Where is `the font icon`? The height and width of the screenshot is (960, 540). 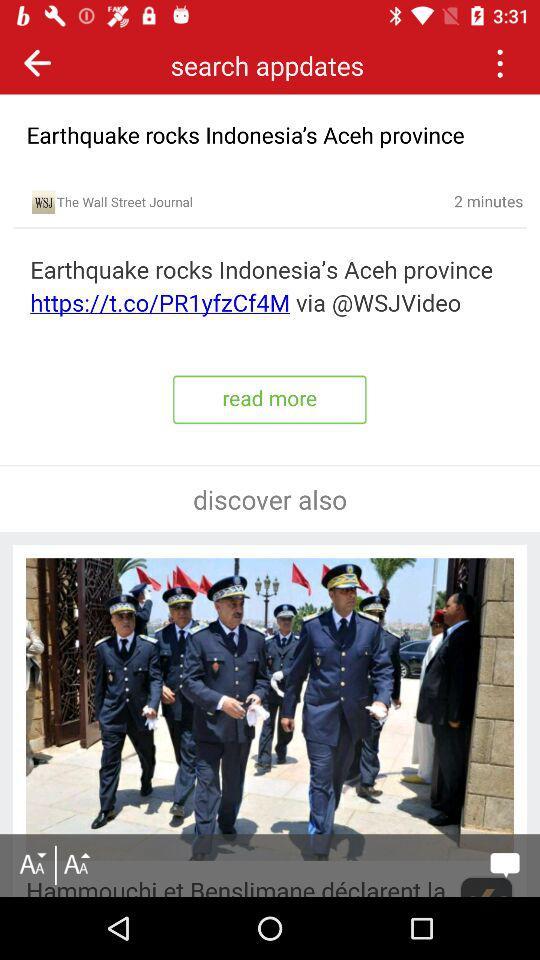 the font icon is located at coordinates (31, 864).